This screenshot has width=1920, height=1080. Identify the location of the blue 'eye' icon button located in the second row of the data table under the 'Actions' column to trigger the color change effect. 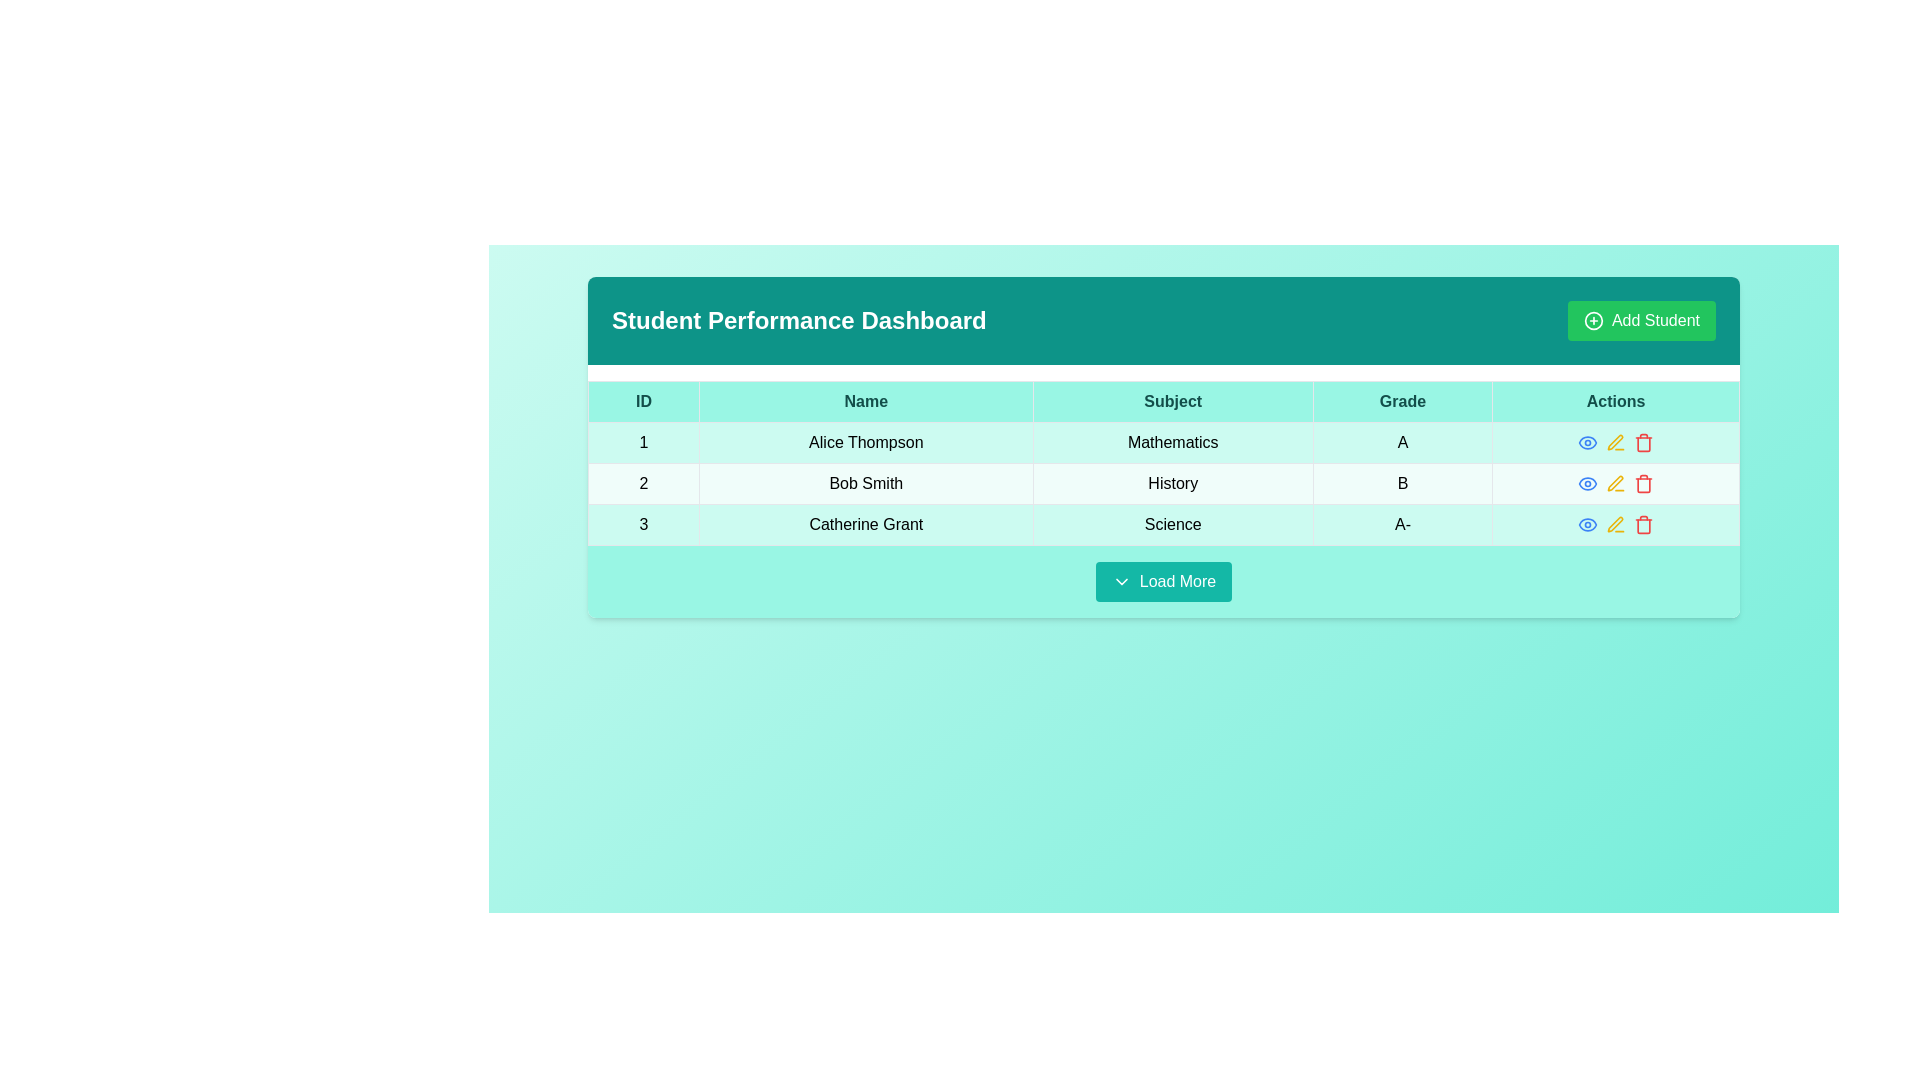
(1587, 483).